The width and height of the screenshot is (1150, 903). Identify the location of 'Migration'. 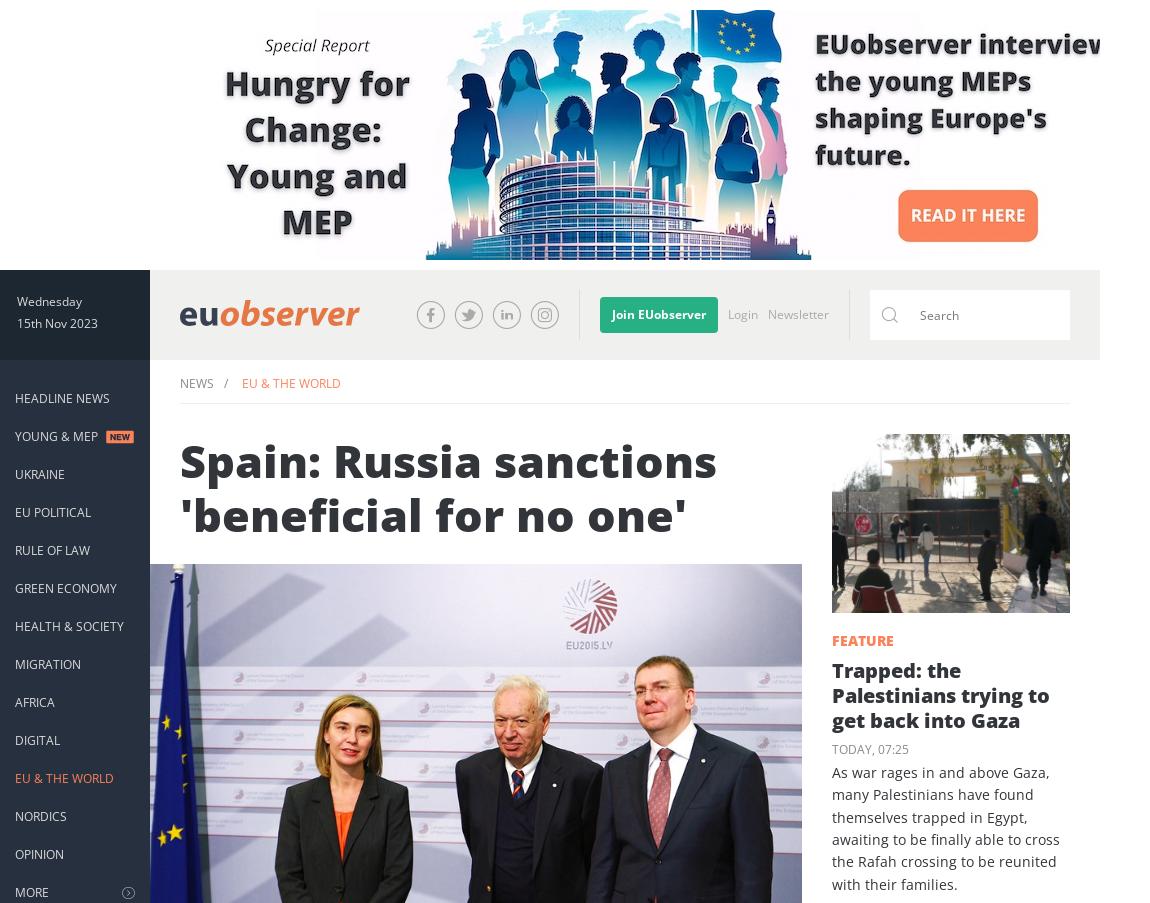
(46, 663).